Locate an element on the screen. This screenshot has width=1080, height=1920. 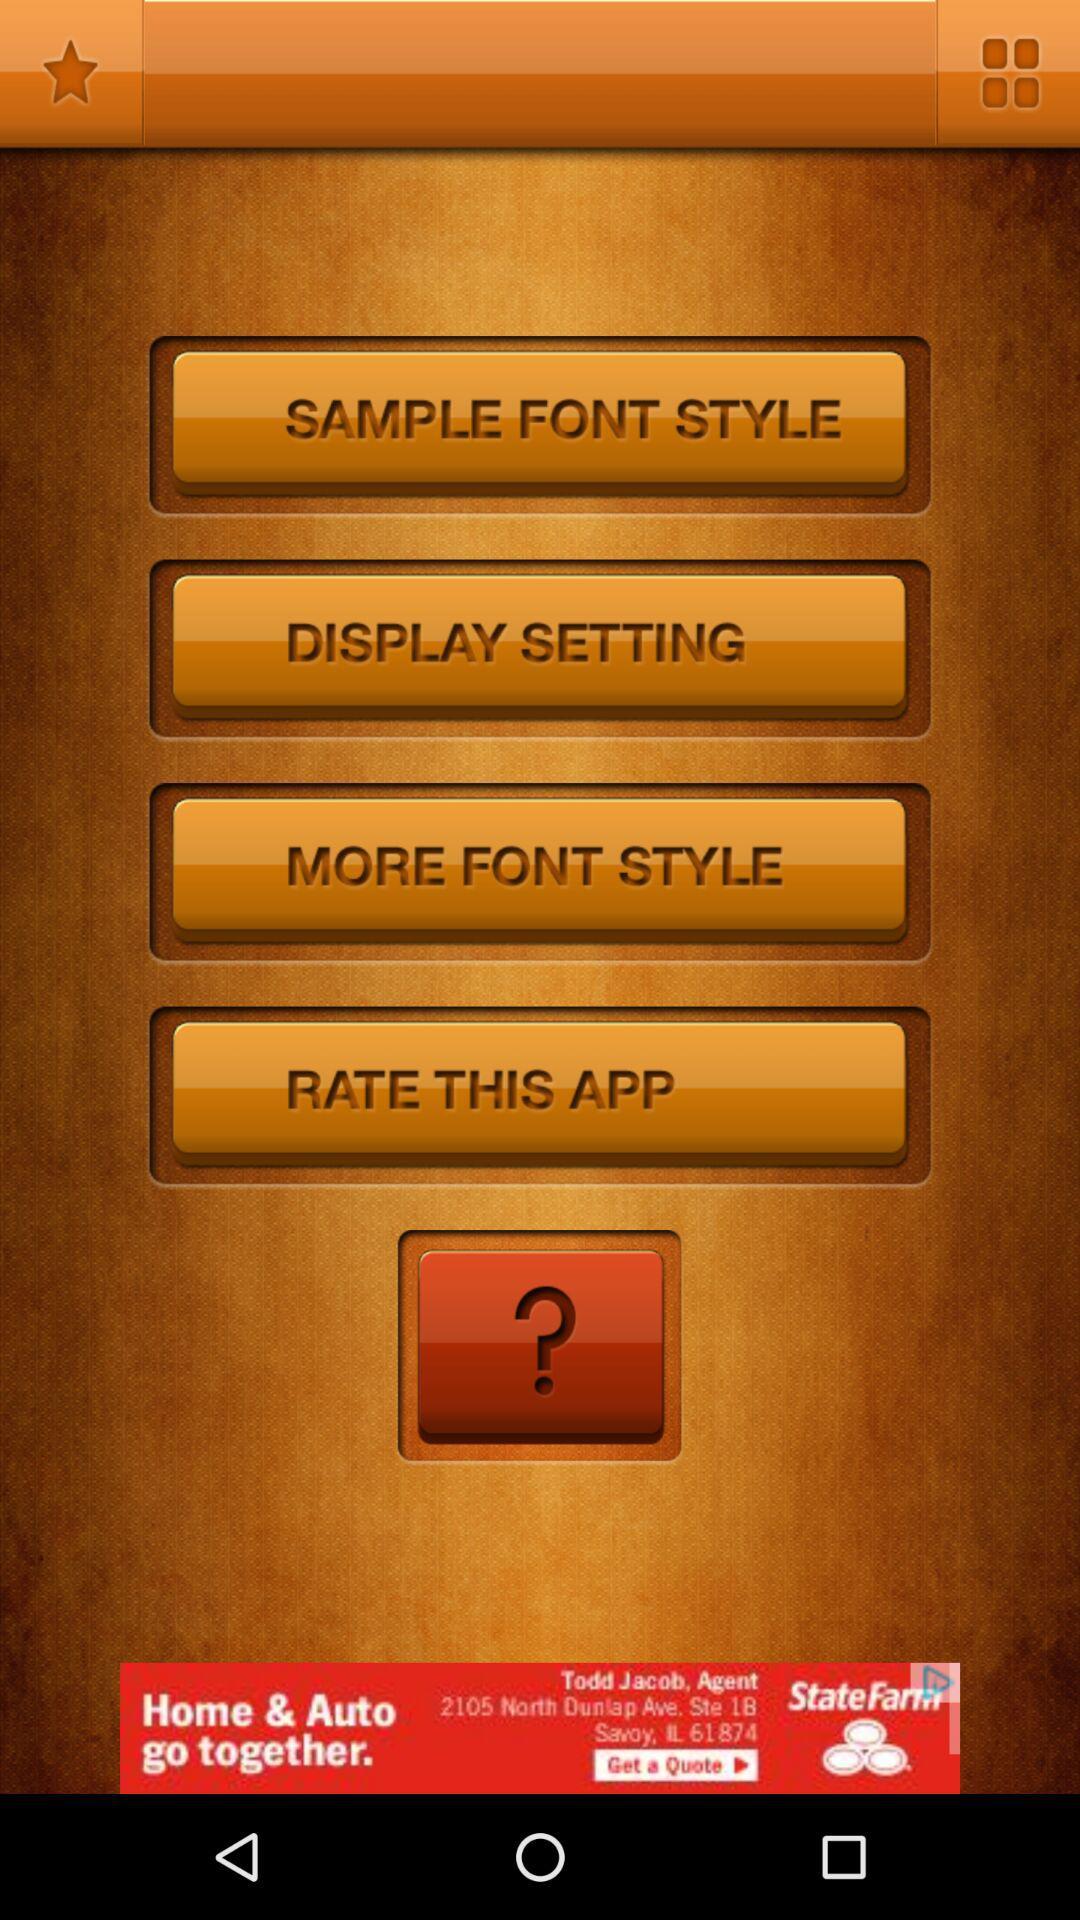
shows the question option is located at coordinates (538, 1348).